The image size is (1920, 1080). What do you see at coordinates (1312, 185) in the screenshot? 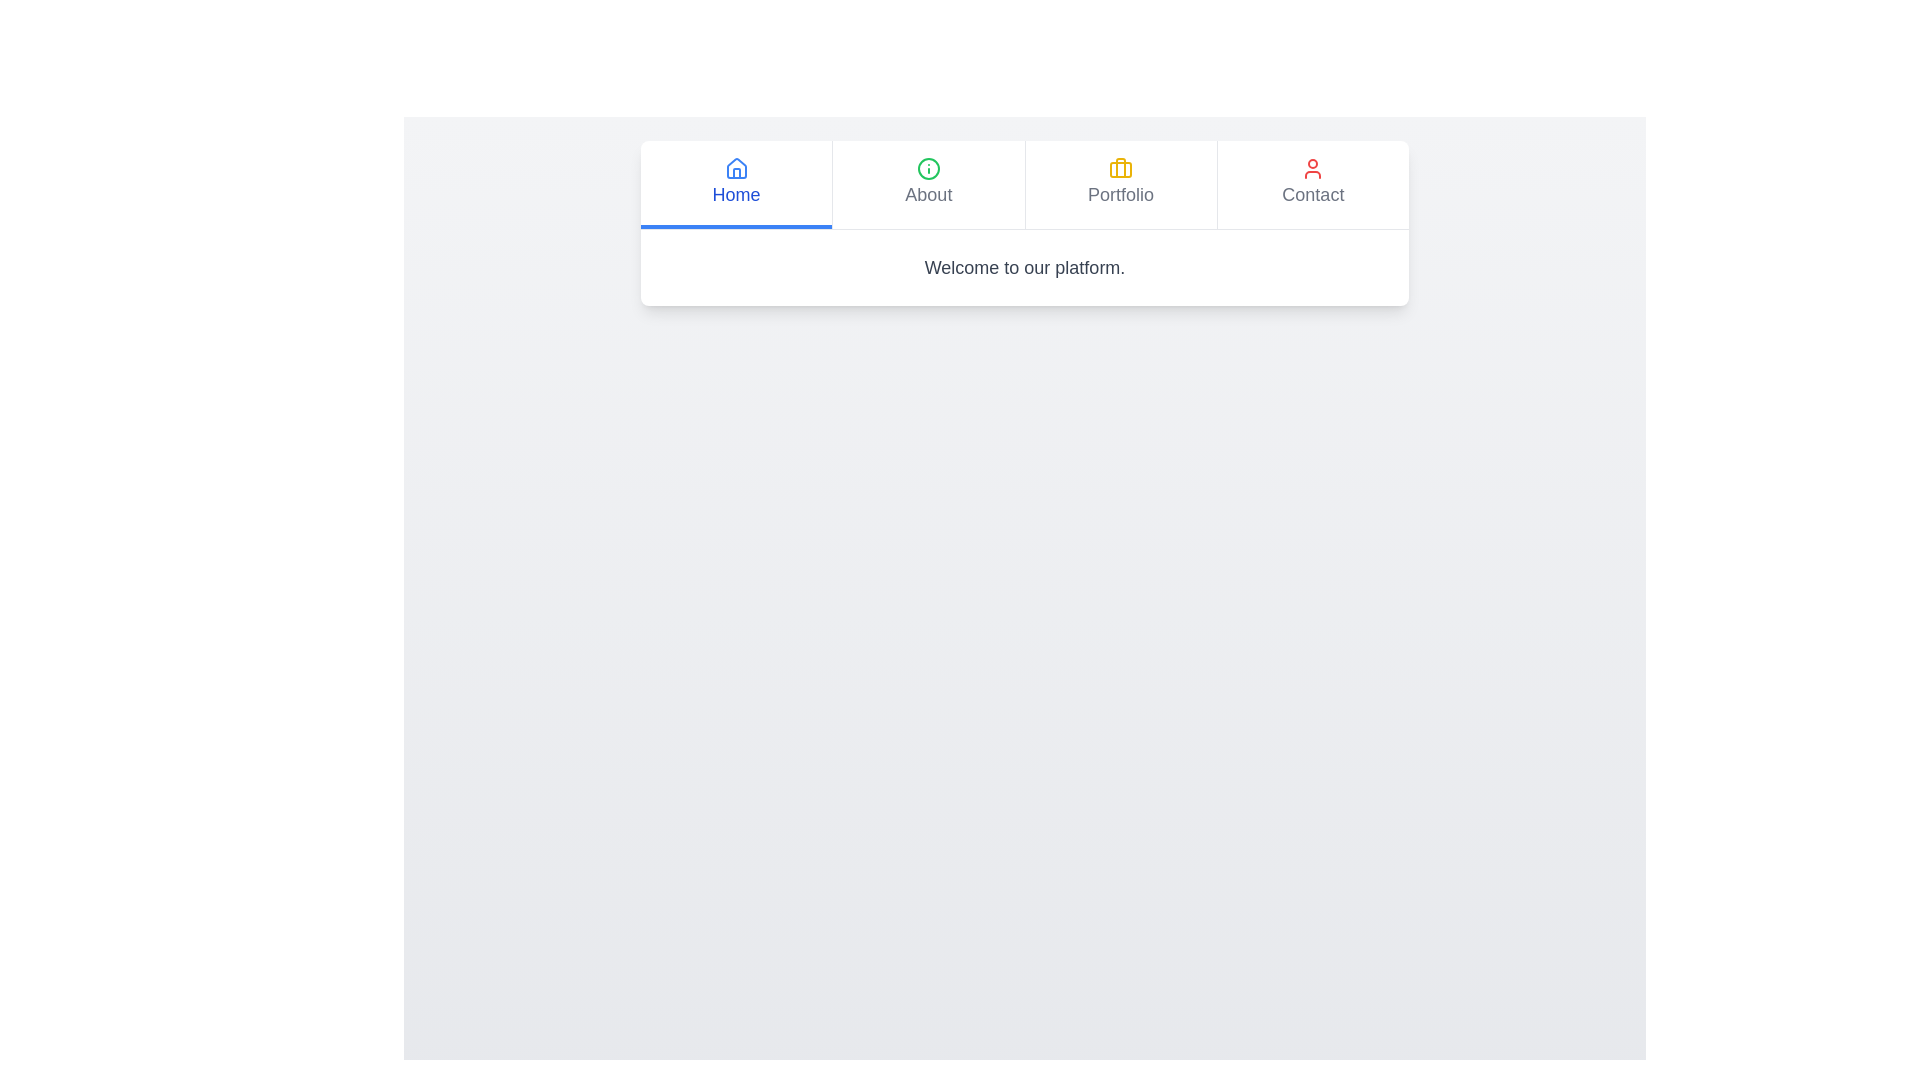
I see `the tab labeled 'Contact' to observe the visual feedback` at bounding box center [1312, 185].